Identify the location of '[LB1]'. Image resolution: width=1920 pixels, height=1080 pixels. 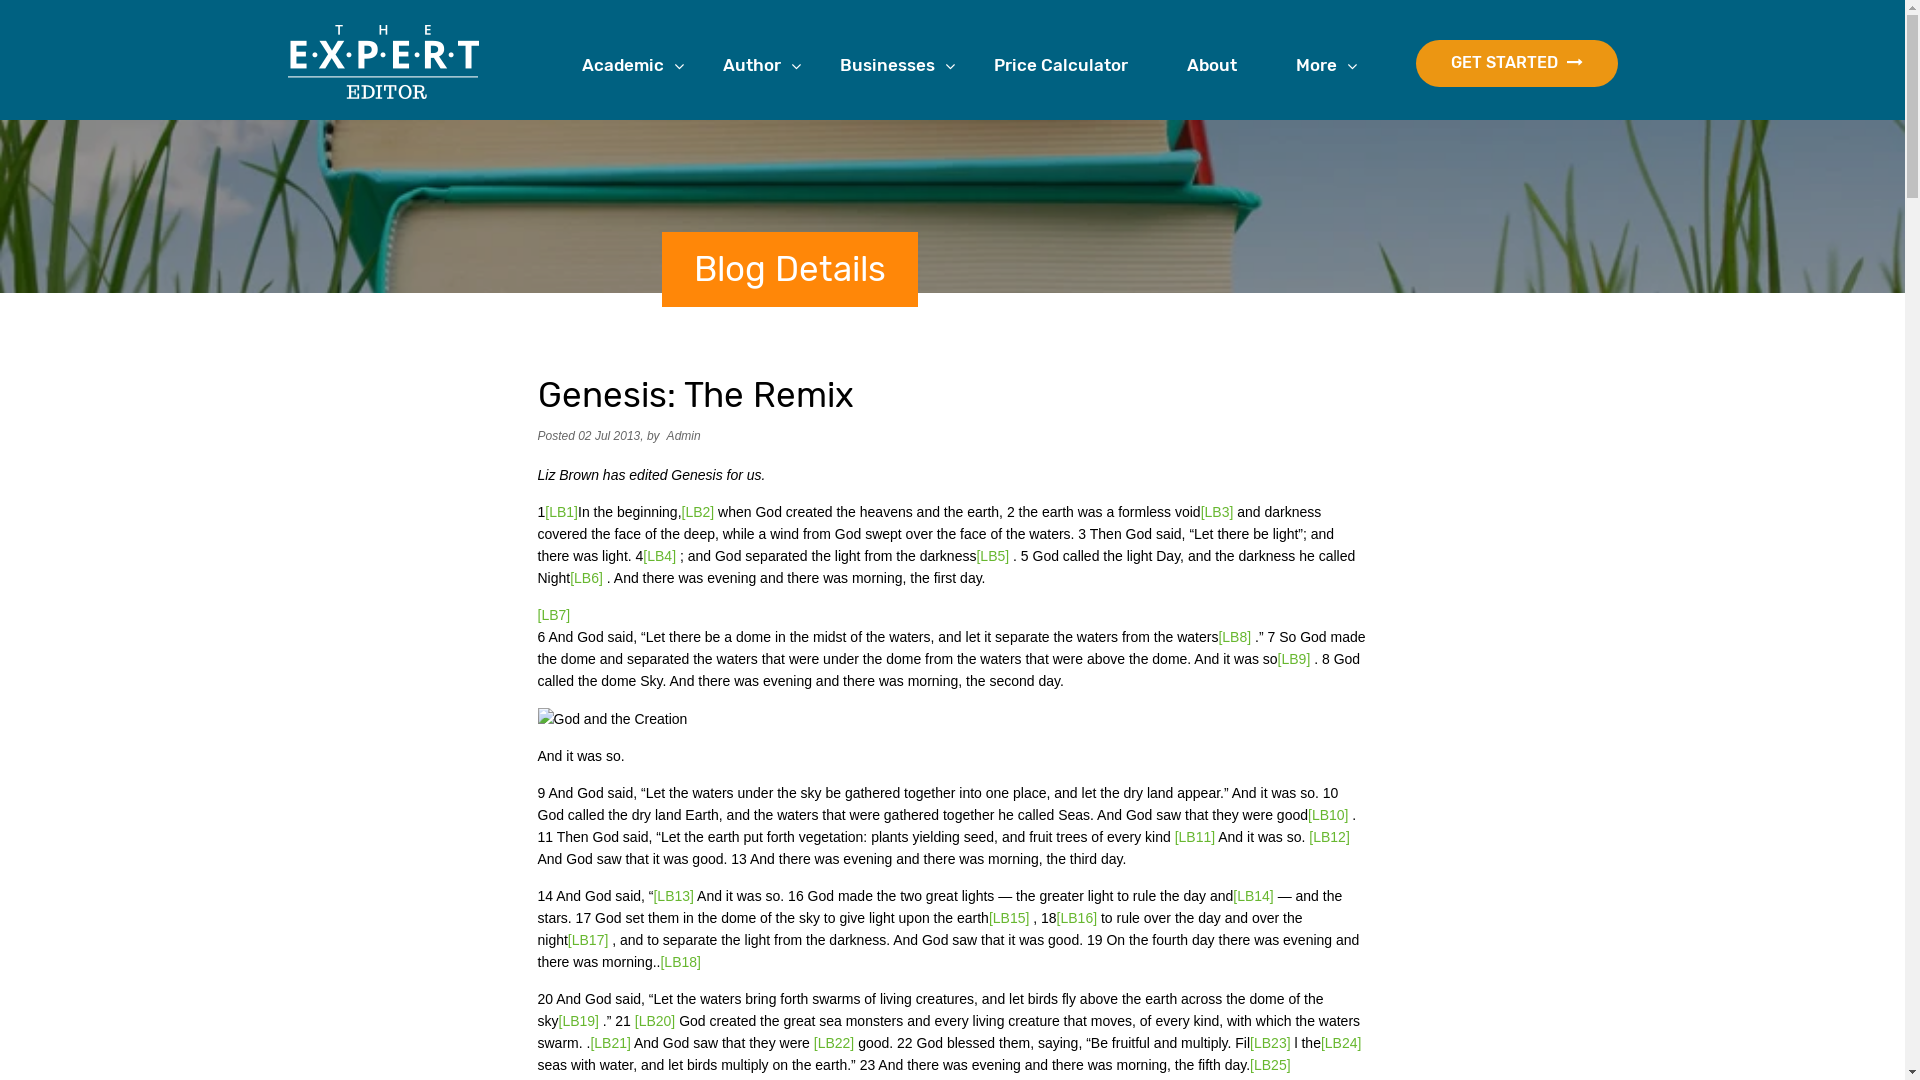
(560, 511).